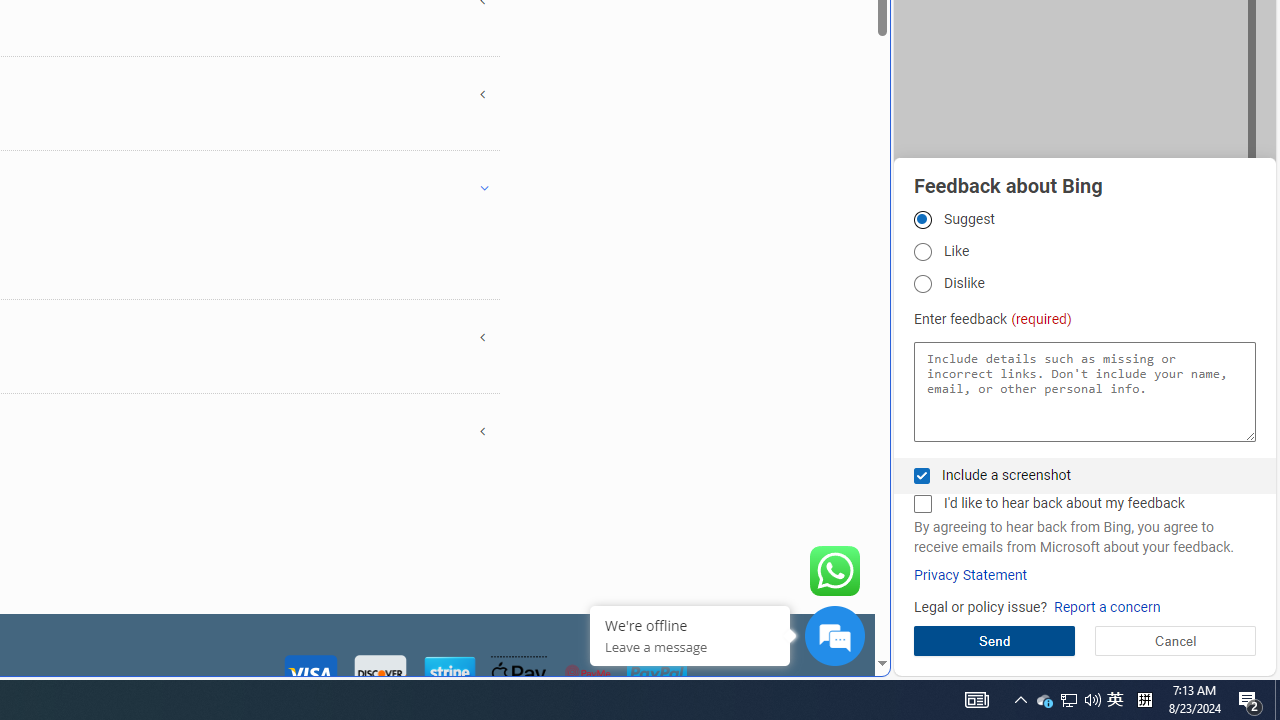 Image resolution: width=1280 pixels, height=720 pixels. What do you see at coordinates (1175, 640) in the screenshot?
I see `'Cancel'` at bounding box center [1175, 640].